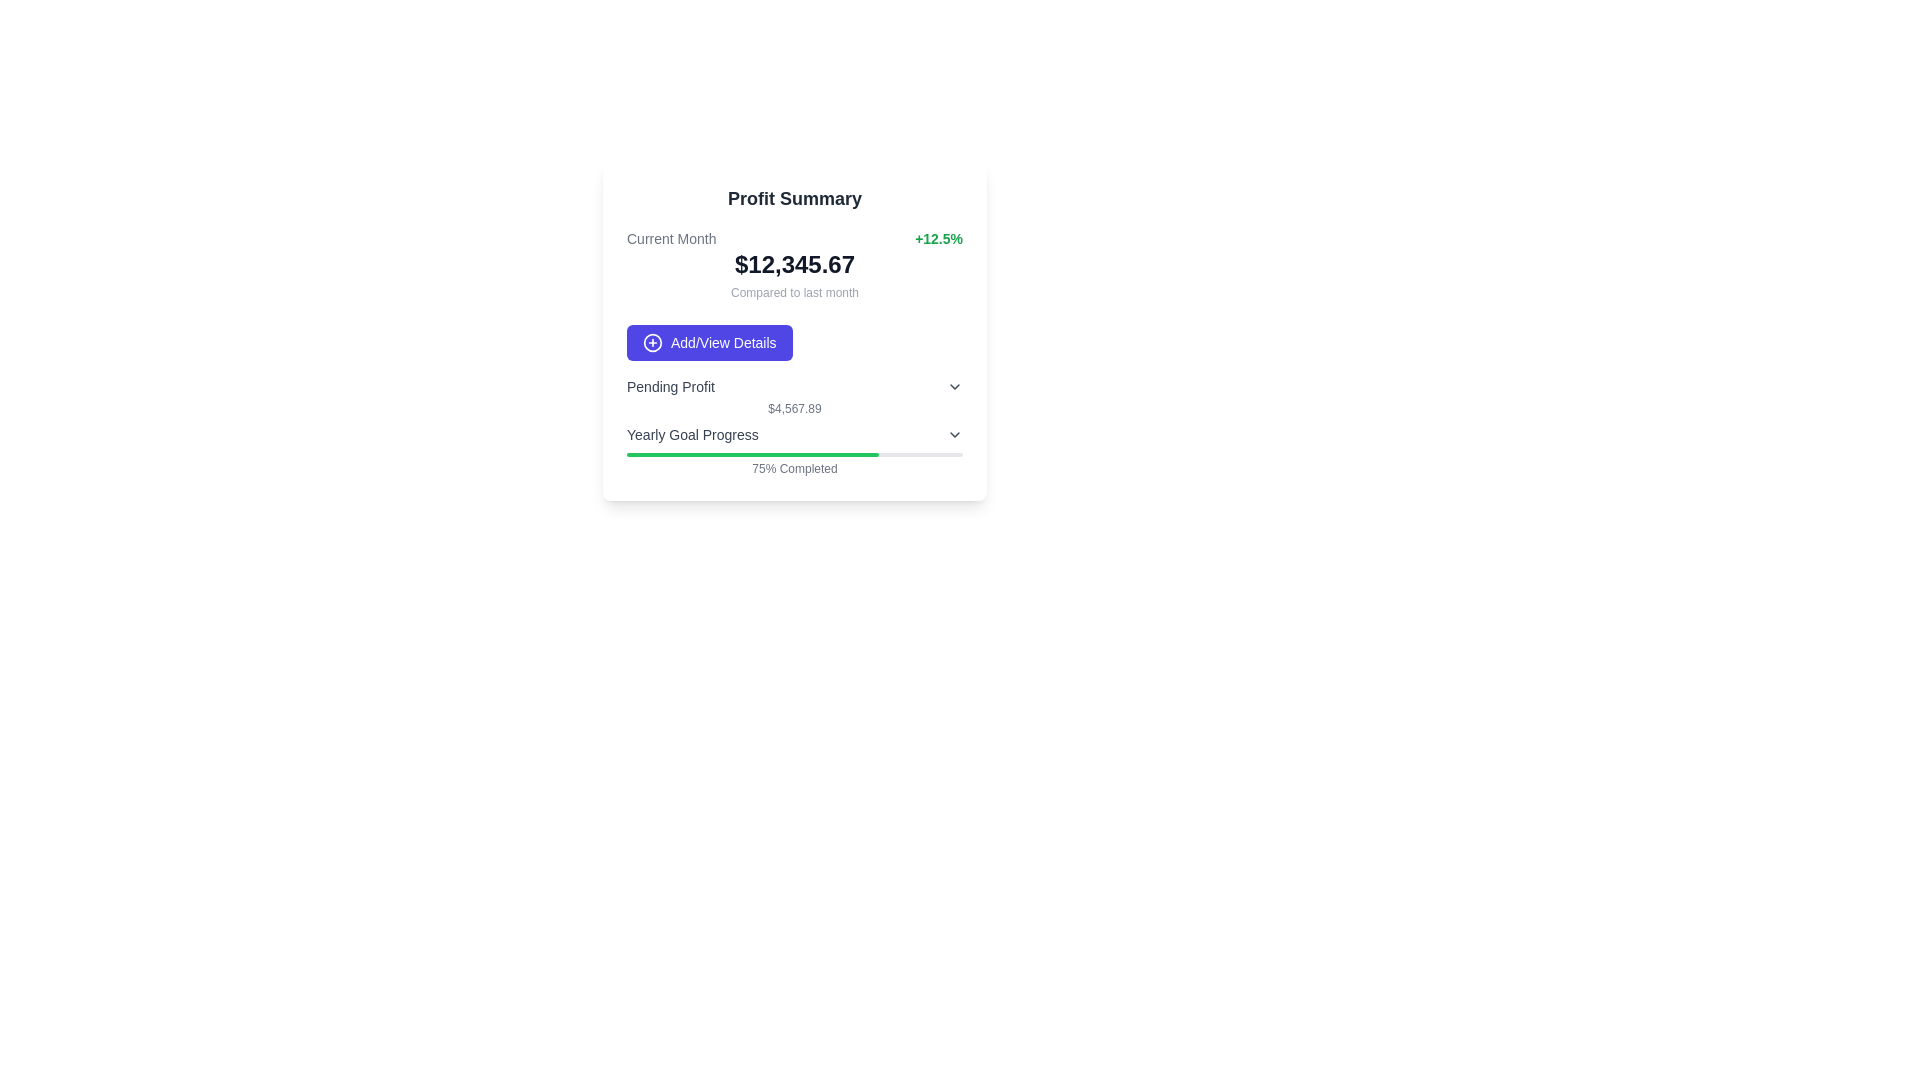  What do you see at coordinates (794, 469) in the screenshot?
I see `the text label displaying '75% Completed' in a small-sized gray font, located below the progress bar in the 'Yearly Goal Progress' section of the 'Profit Summary' panel` at bounding box center [794, 469].